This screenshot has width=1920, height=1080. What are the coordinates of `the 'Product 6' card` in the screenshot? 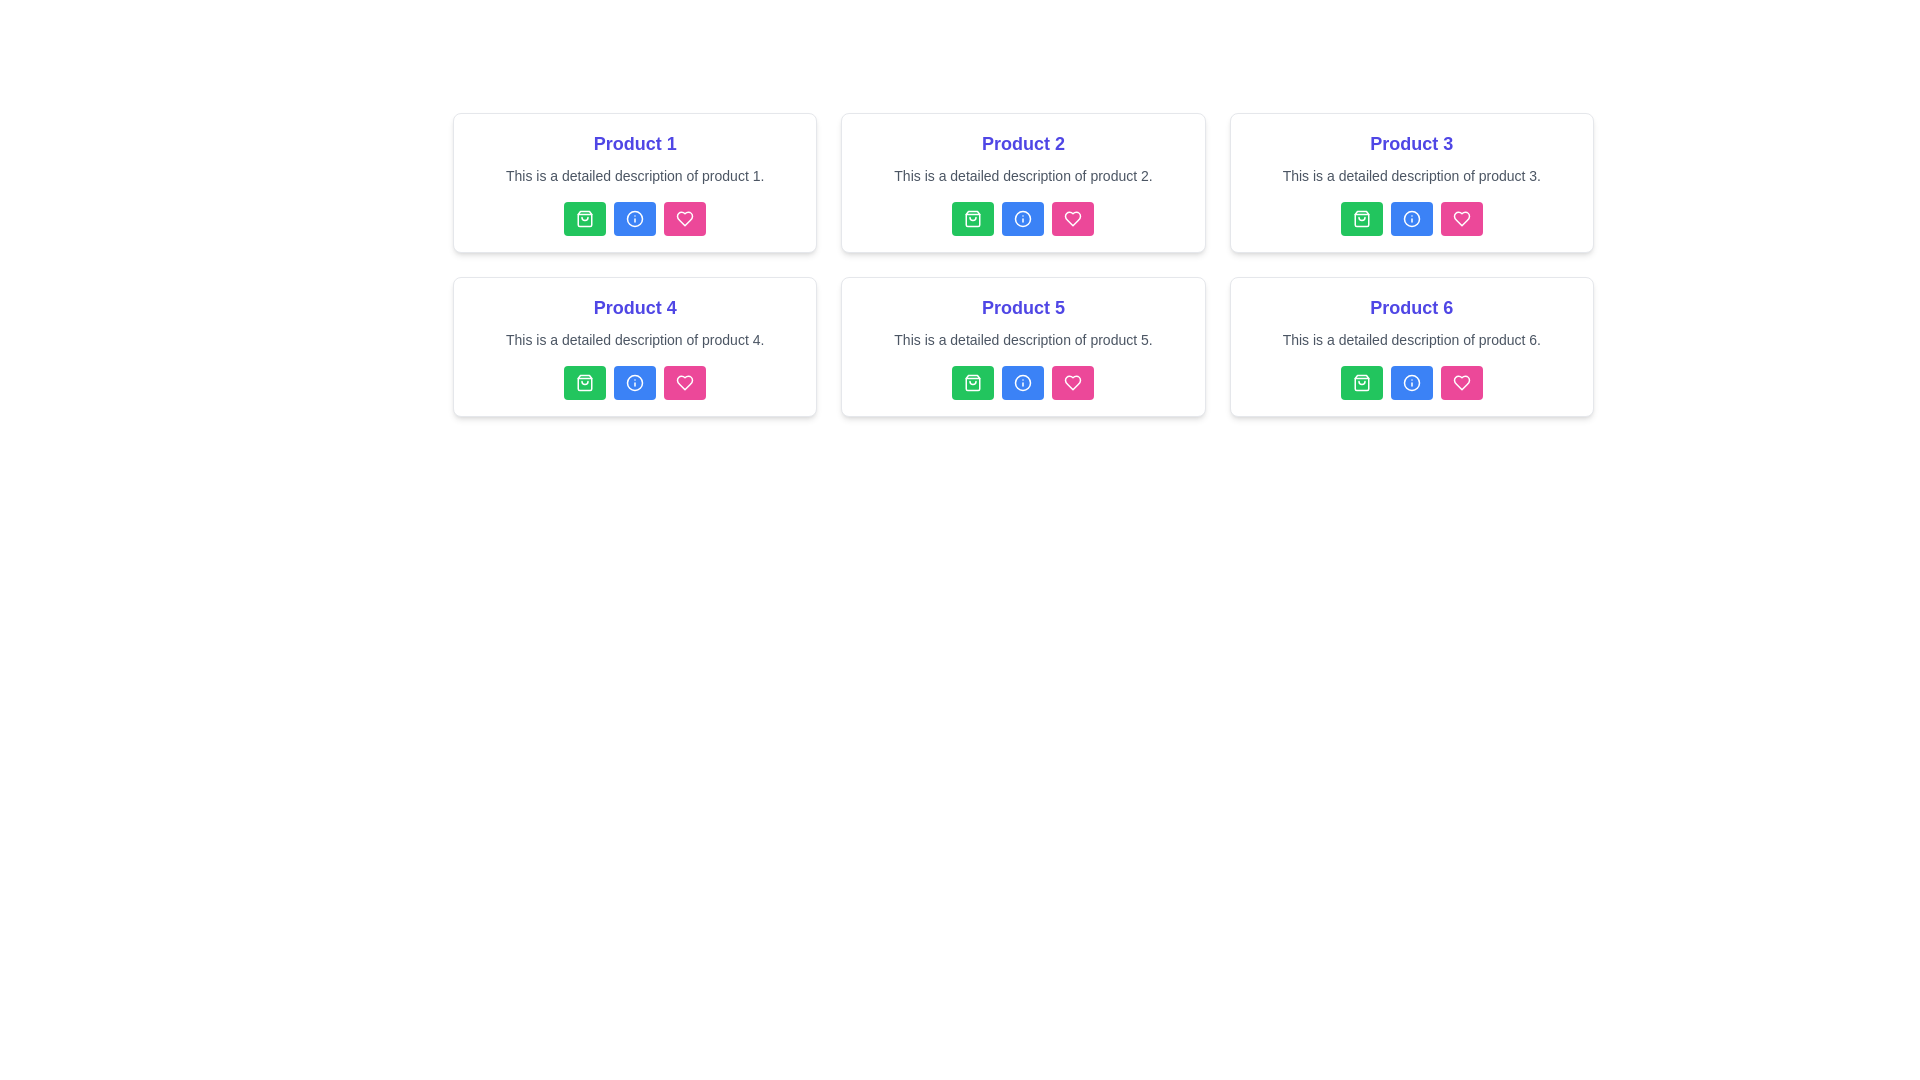 It's located at (1410, 346).